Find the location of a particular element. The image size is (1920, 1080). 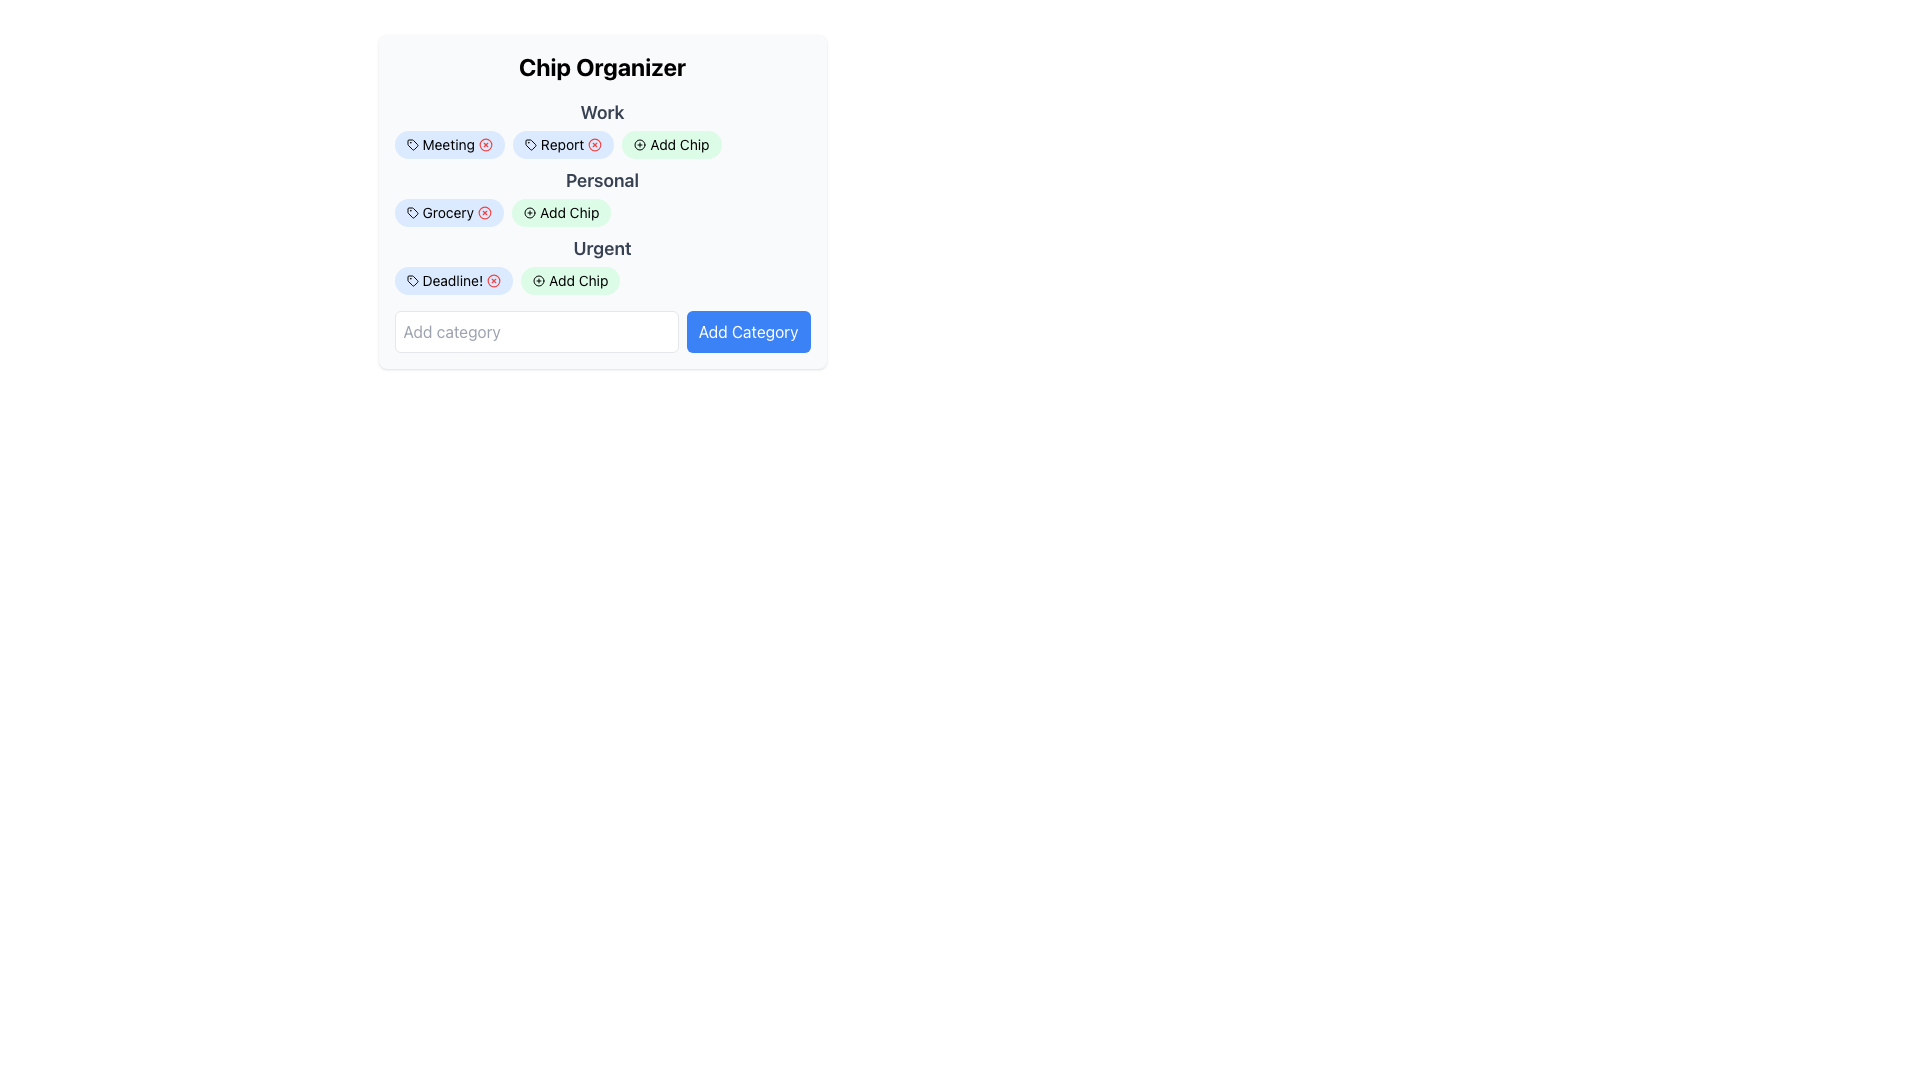

the button located in the 'Work' category is located at coordinates (672, 144).